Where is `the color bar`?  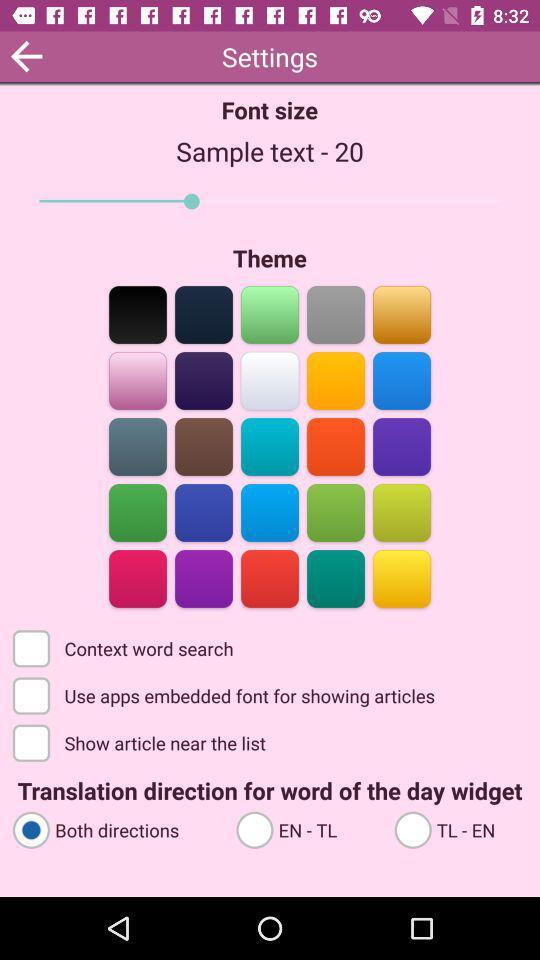 the color bar is located at coordinates (270, 577).